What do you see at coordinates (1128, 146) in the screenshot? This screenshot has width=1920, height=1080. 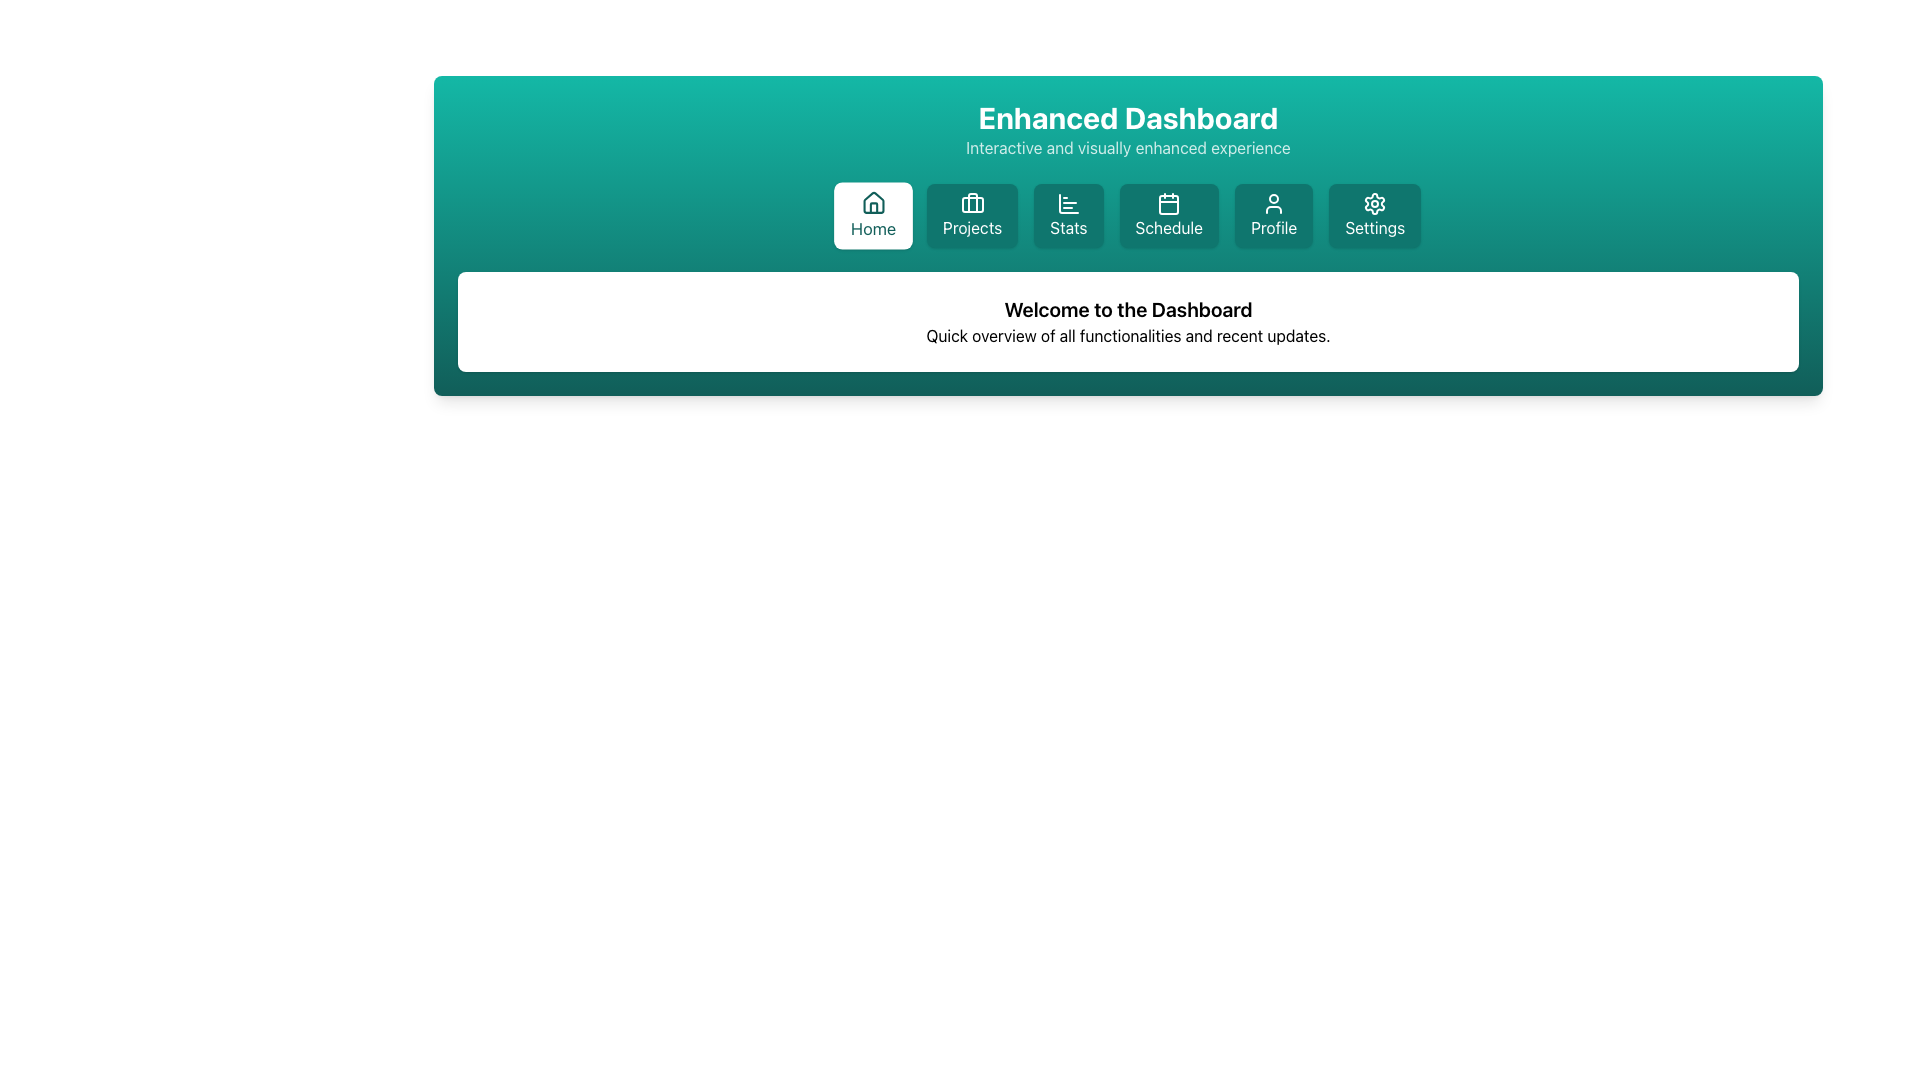 I see `the text label displaying 'Interactive and visually enhanced experience', which is a descriptive subtitle located directly beneath the title 'Enhanced Dashboard' on the green background header bar` at bounding box center [1128, 146].